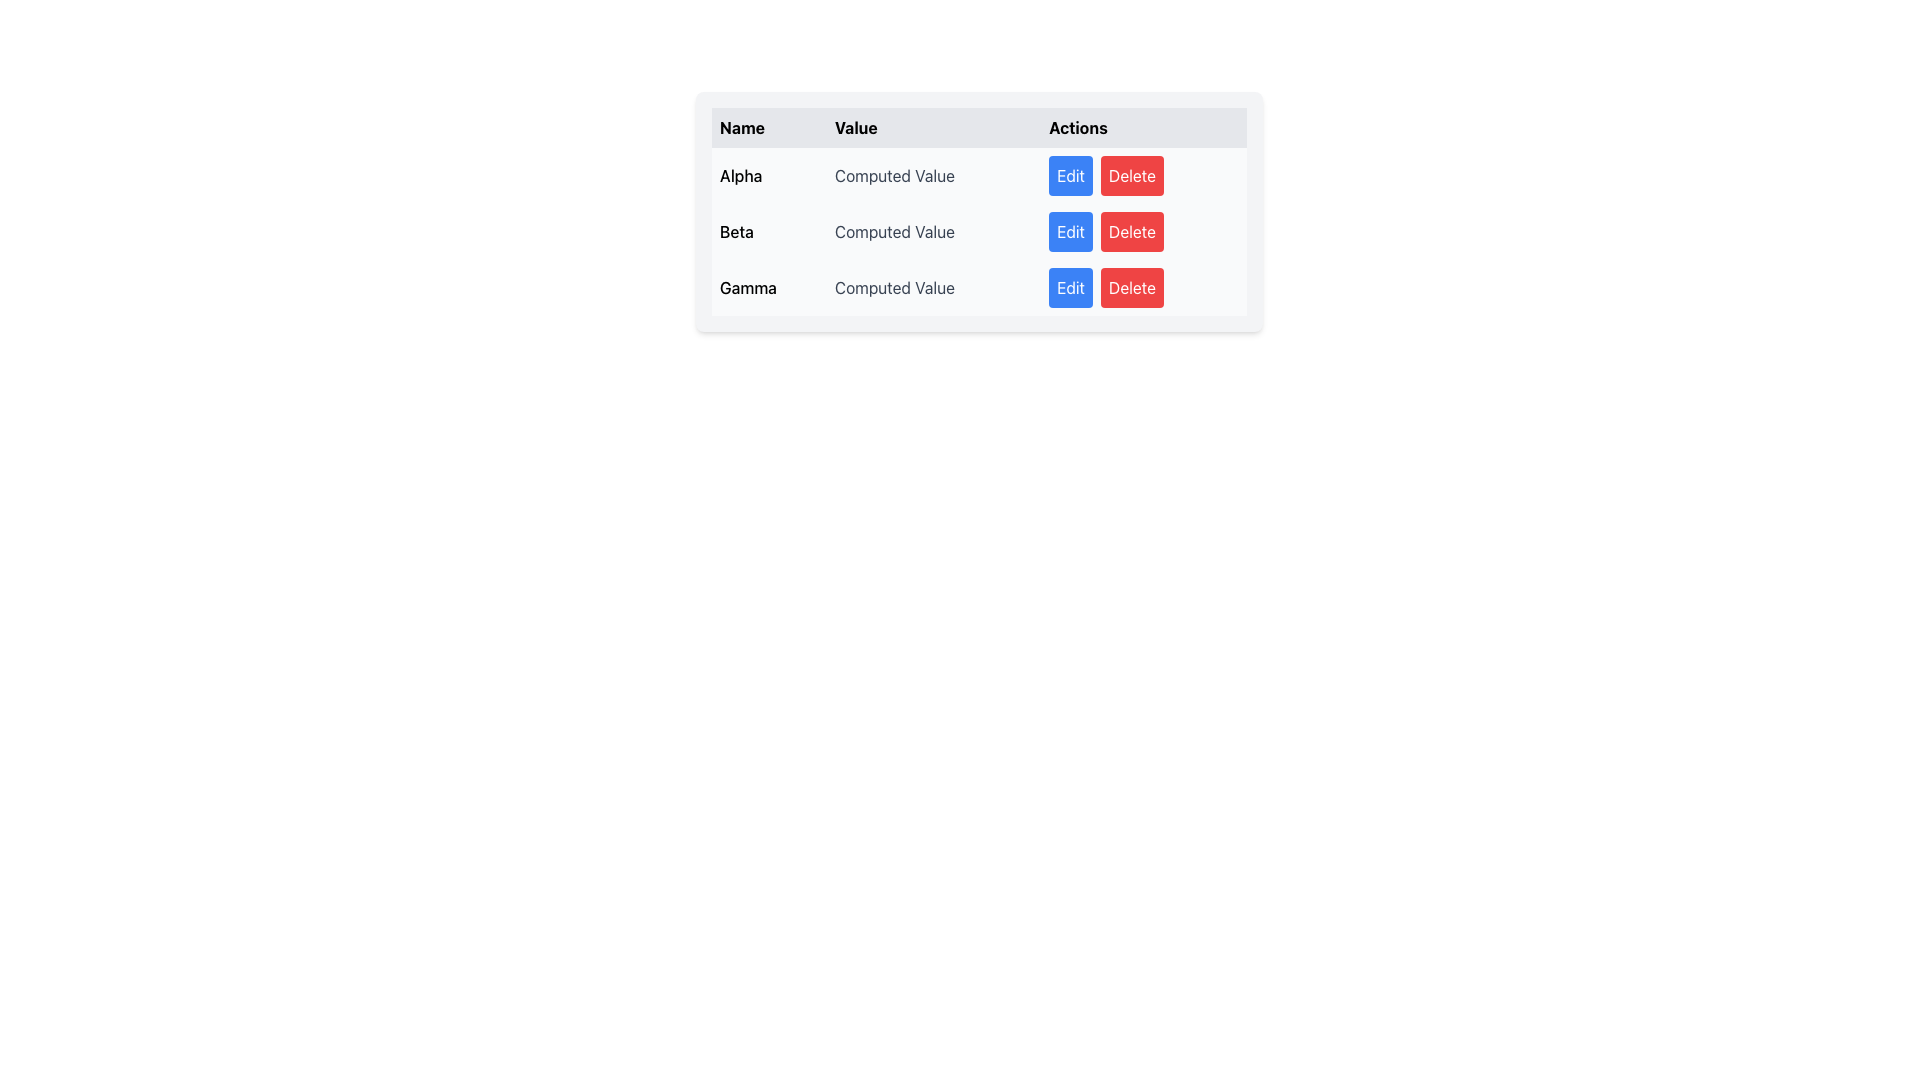 This screenshot has height=1080, width=1920. What do you see at coordinates (933, 230) in the screenshot?
I see `the static text element displaying the computed value for 'Beta', located between the 'Beta' label and the 'Edit' and 'Delete' buttons` at bounding box center [933, 230].